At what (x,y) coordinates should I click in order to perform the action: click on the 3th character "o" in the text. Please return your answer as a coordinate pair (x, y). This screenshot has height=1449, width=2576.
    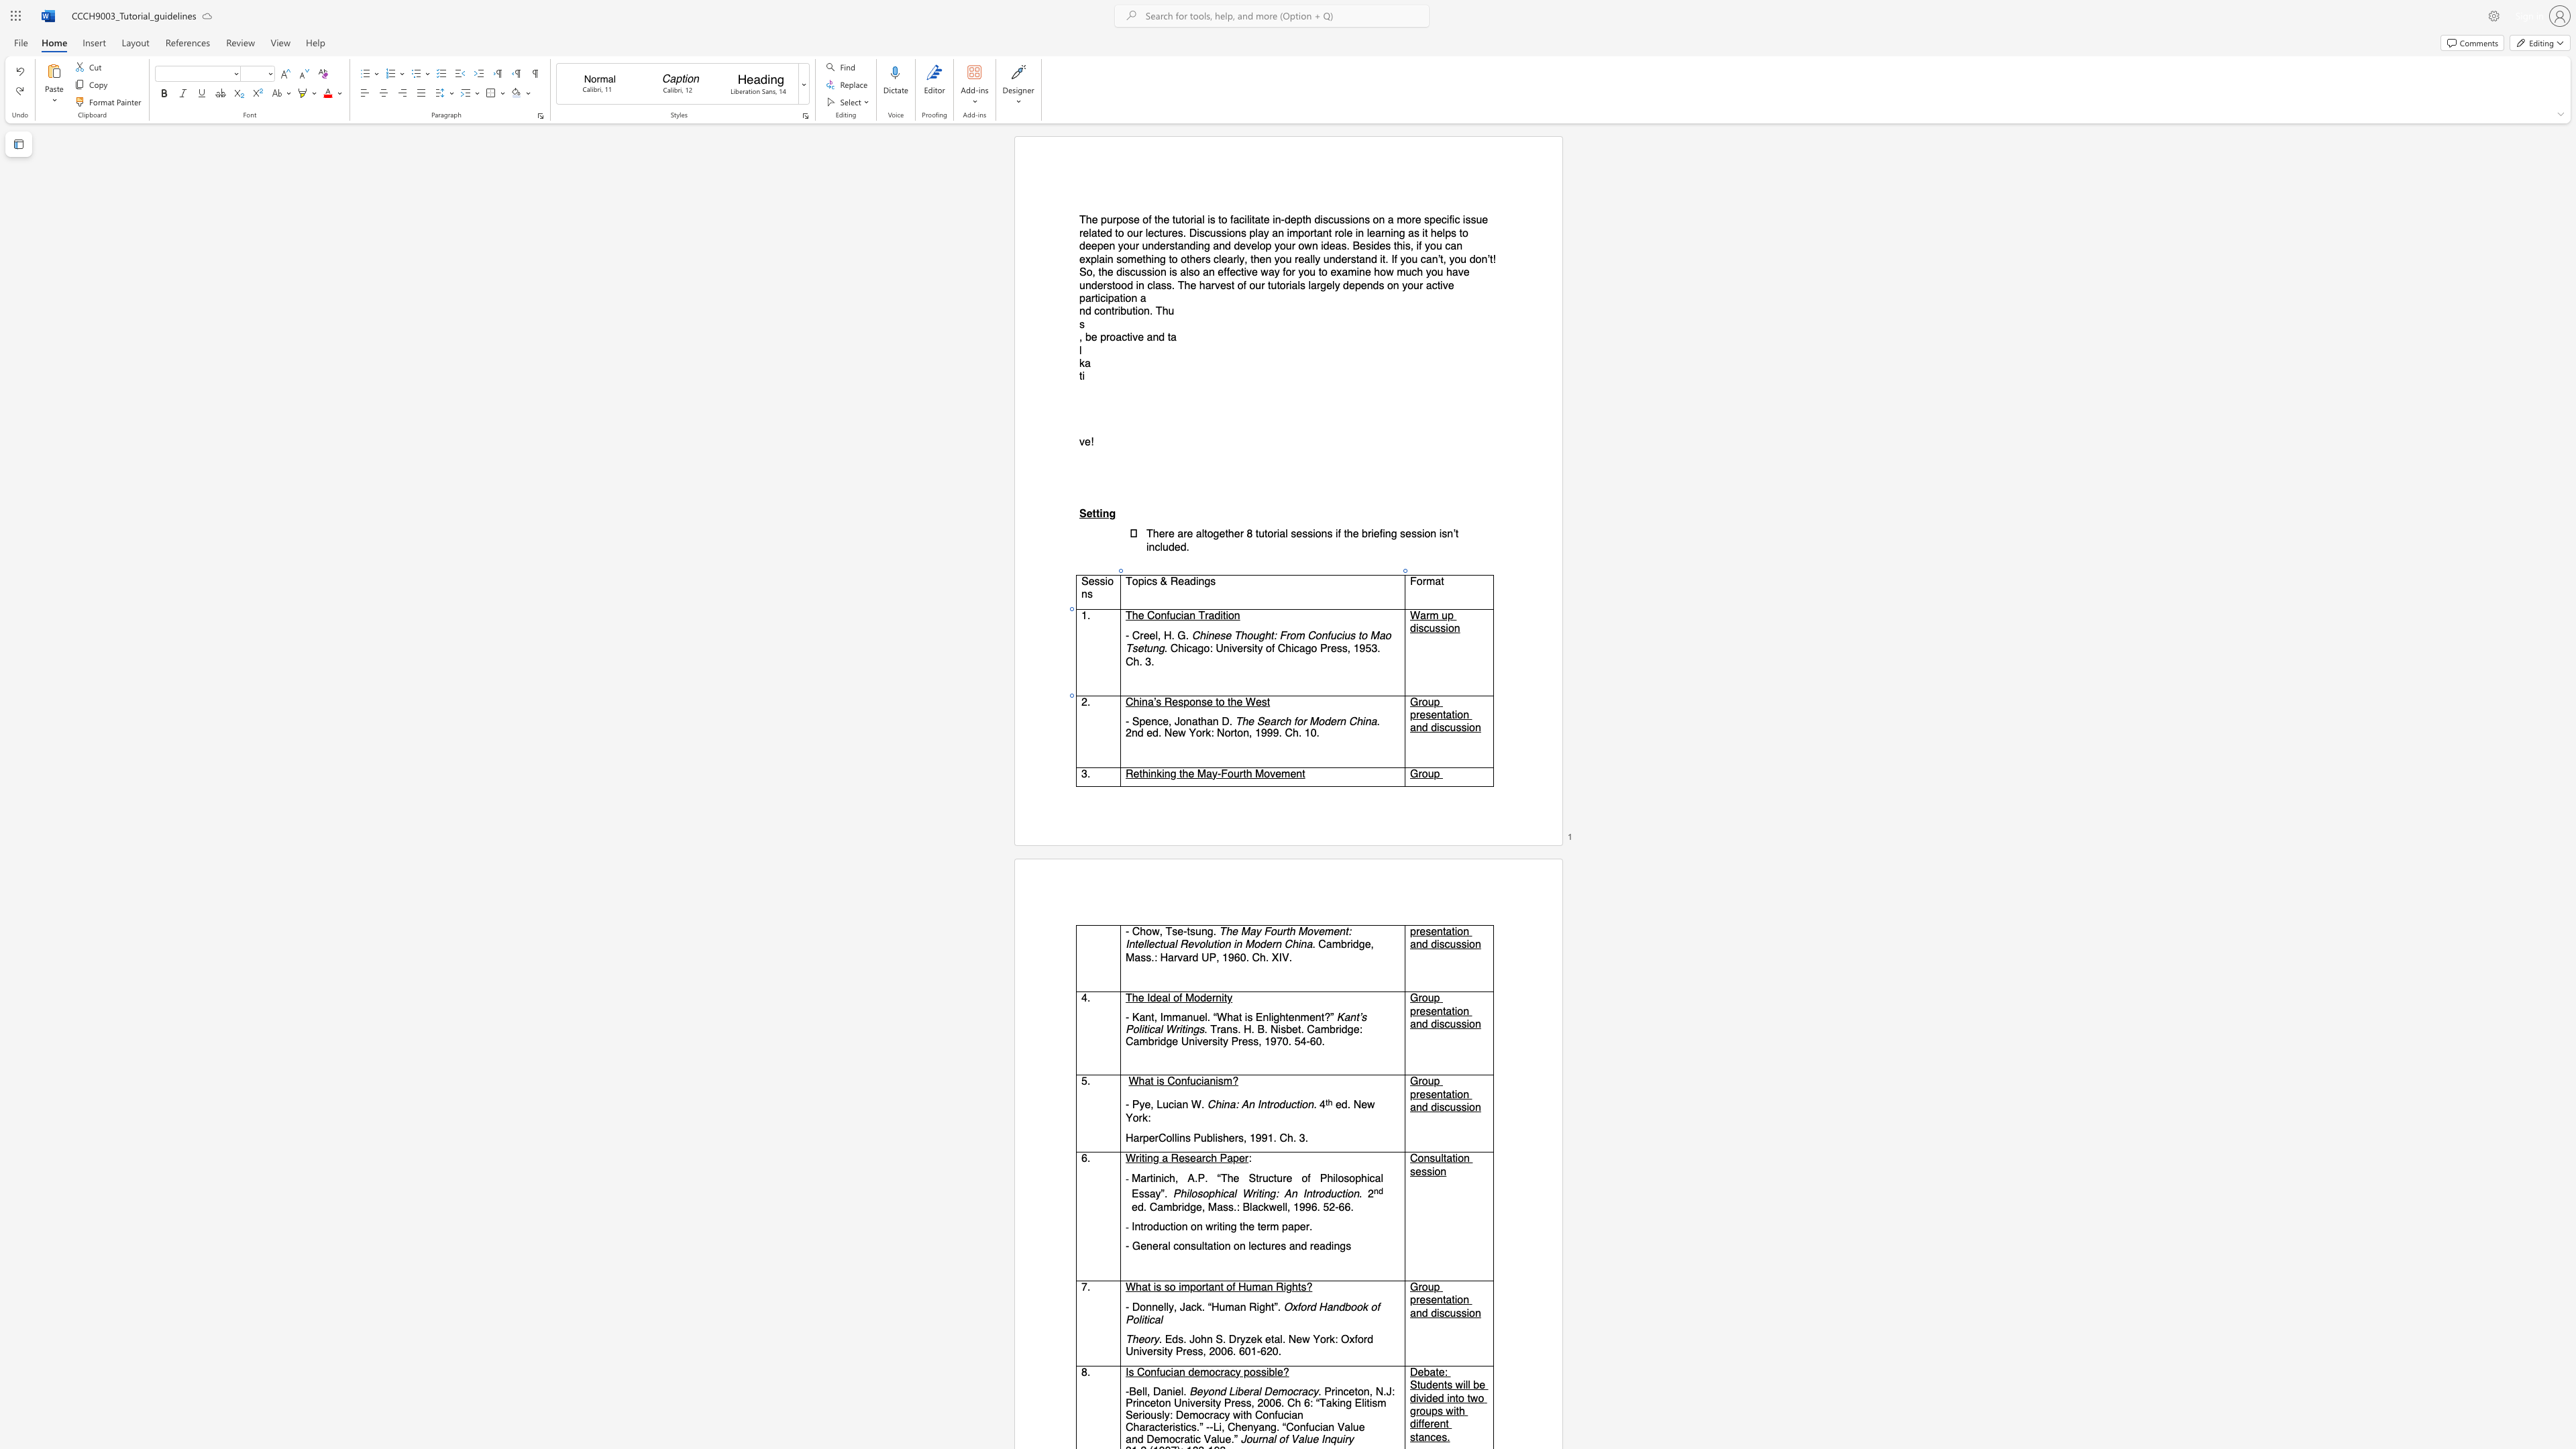
    Looking at the image, I should click on (1318, 635).